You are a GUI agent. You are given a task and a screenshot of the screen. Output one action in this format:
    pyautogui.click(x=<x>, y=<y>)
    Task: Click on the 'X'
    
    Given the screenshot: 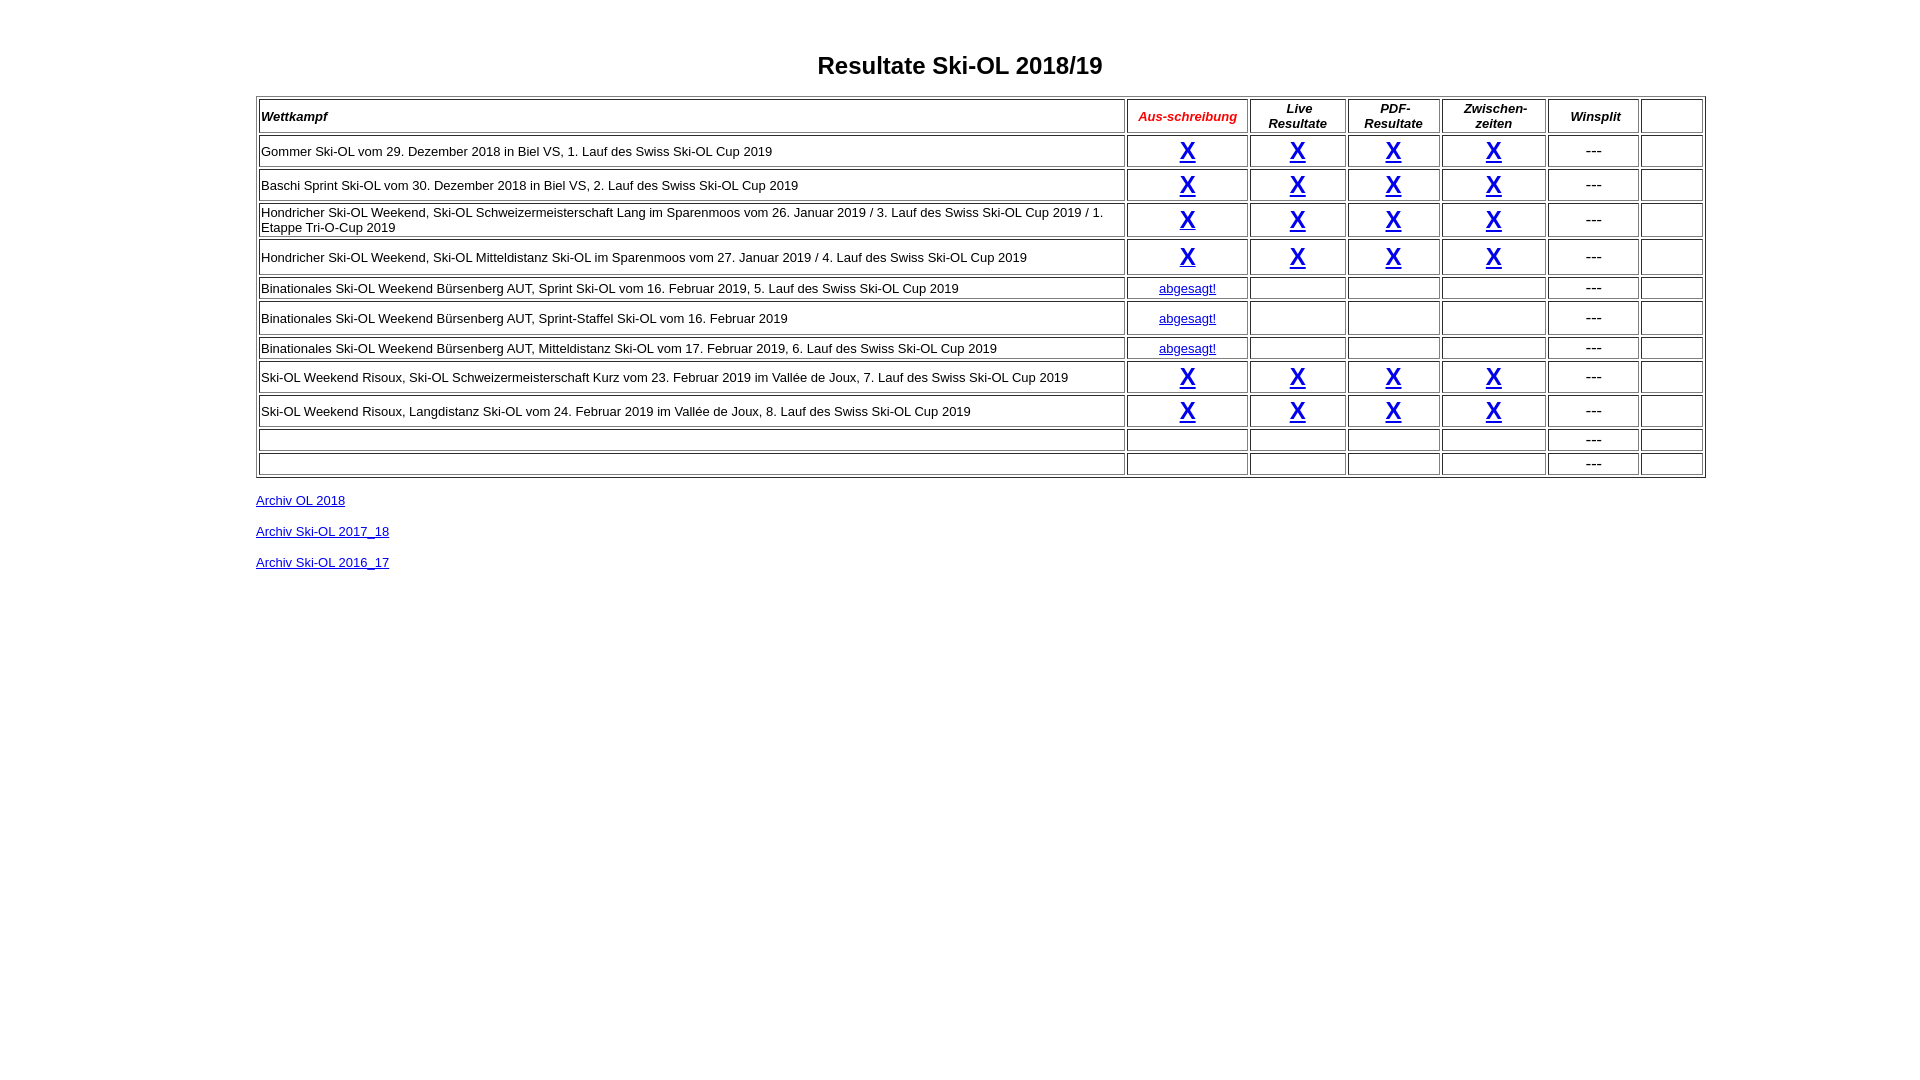 What is the action you would take?
    pyautogui.click(x=1188, y=258)
    